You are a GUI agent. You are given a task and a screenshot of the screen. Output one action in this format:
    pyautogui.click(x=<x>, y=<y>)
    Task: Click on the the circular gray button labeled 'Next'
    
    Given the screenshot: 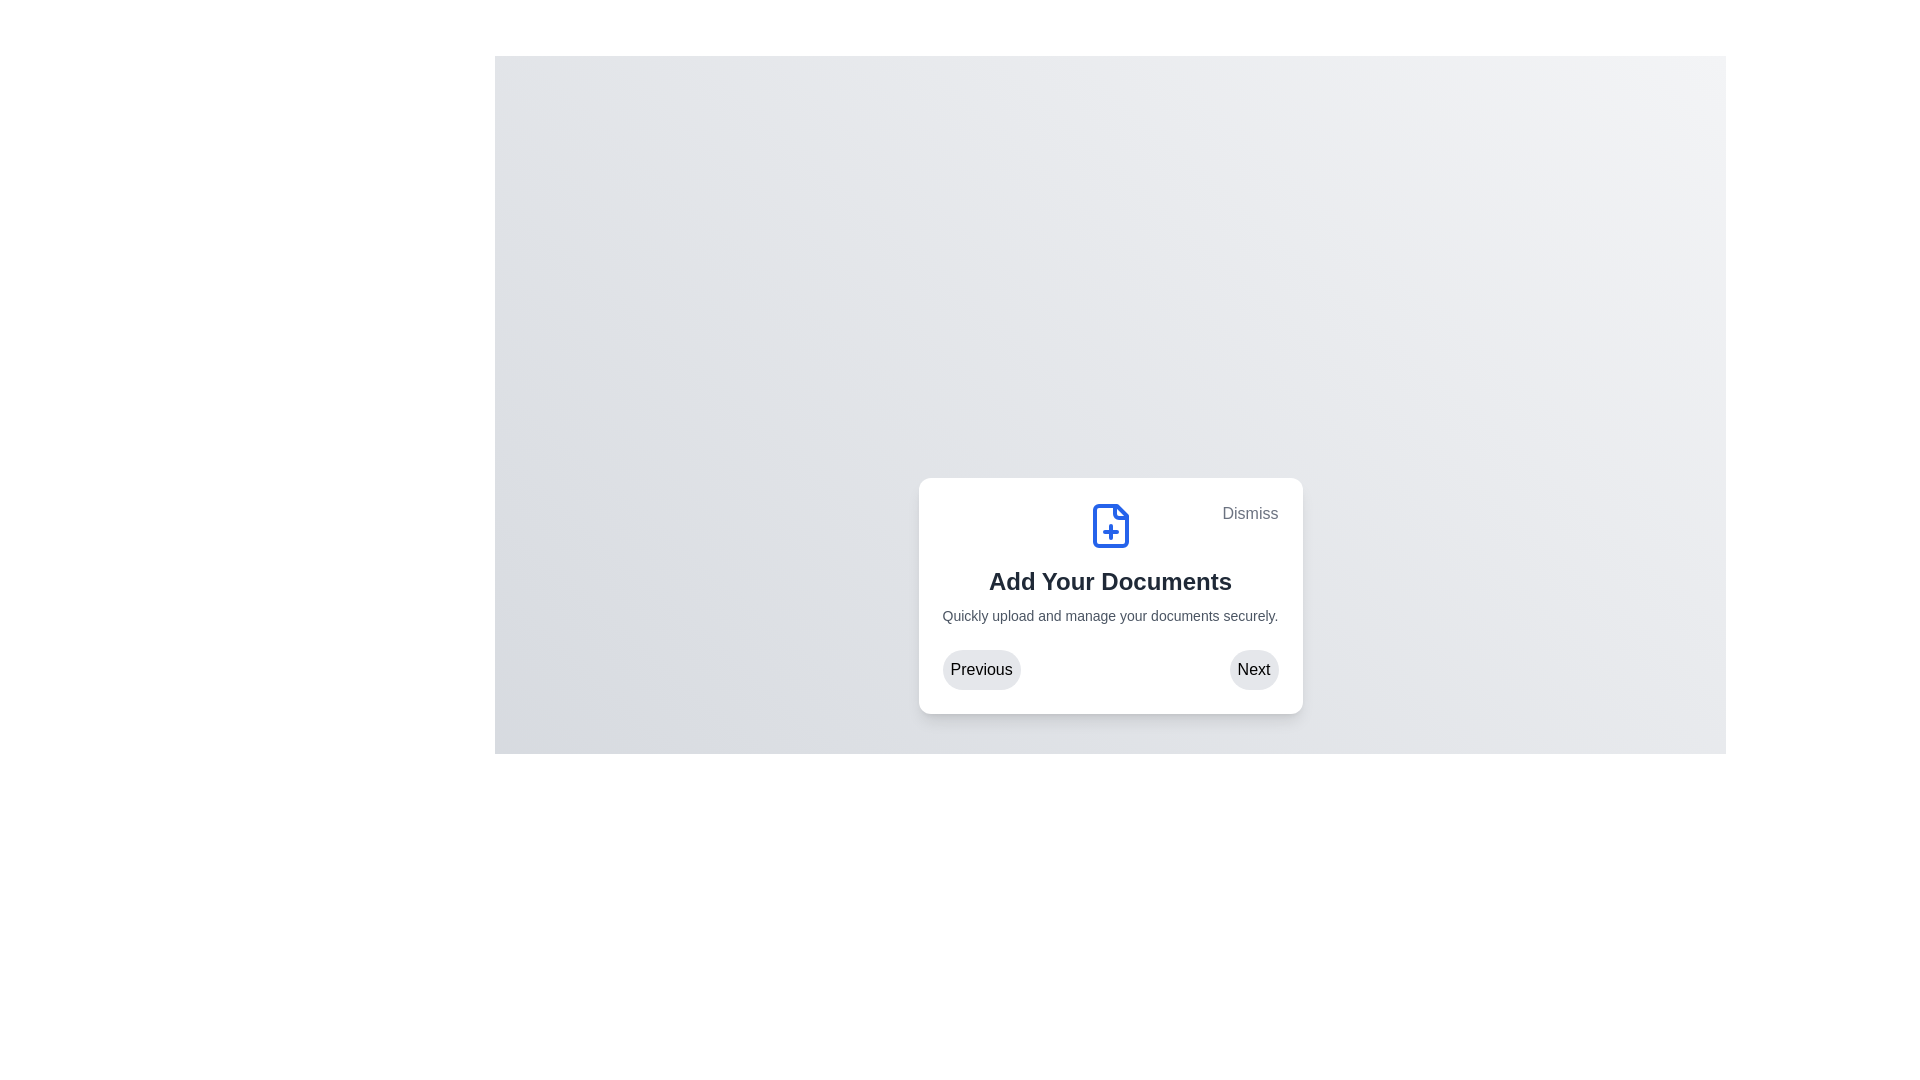 What is the action you would take?
    pyautogui.click(x=1253, y=670)
    